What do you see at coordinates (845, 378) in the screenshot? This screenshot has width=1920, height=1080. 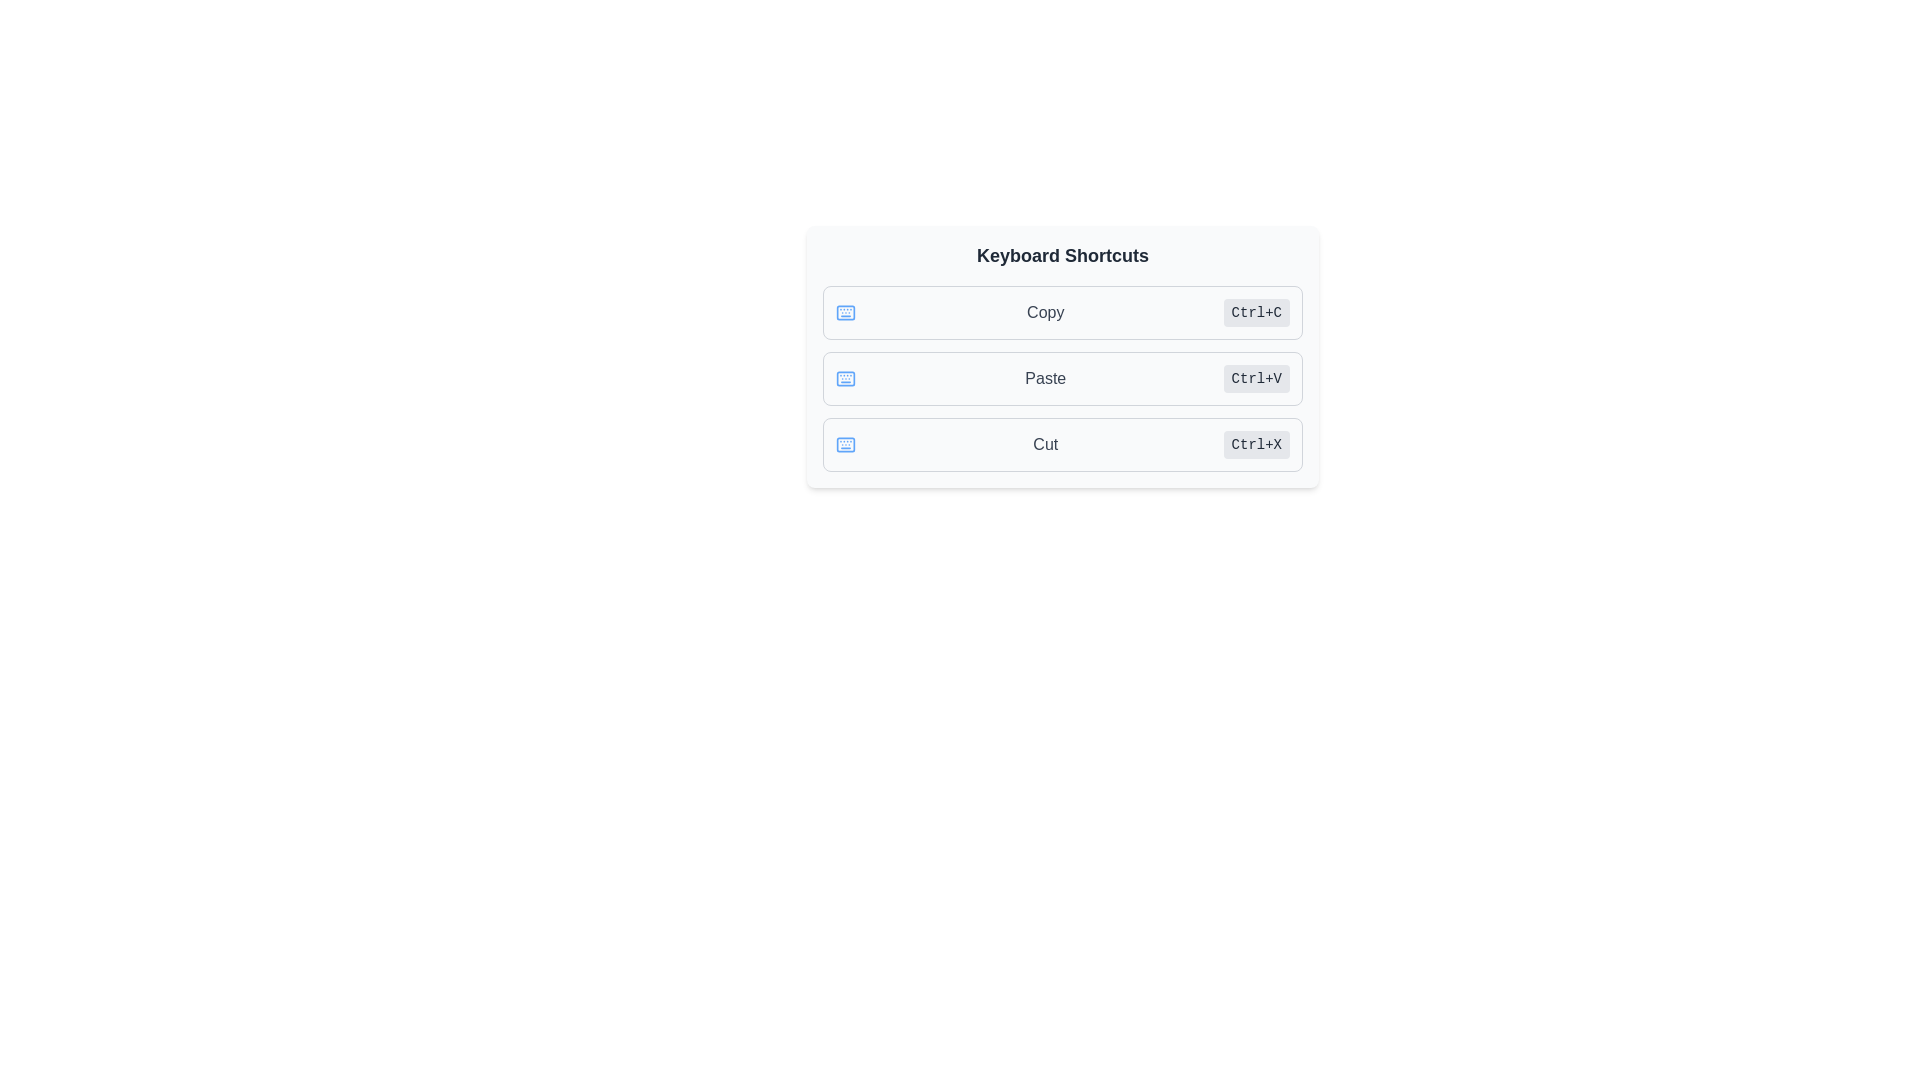 I see `the keyboard-related action icon associated with the 'Paste' command located in the left section of the 'Paste' option row` at bounding box center [845, 378].